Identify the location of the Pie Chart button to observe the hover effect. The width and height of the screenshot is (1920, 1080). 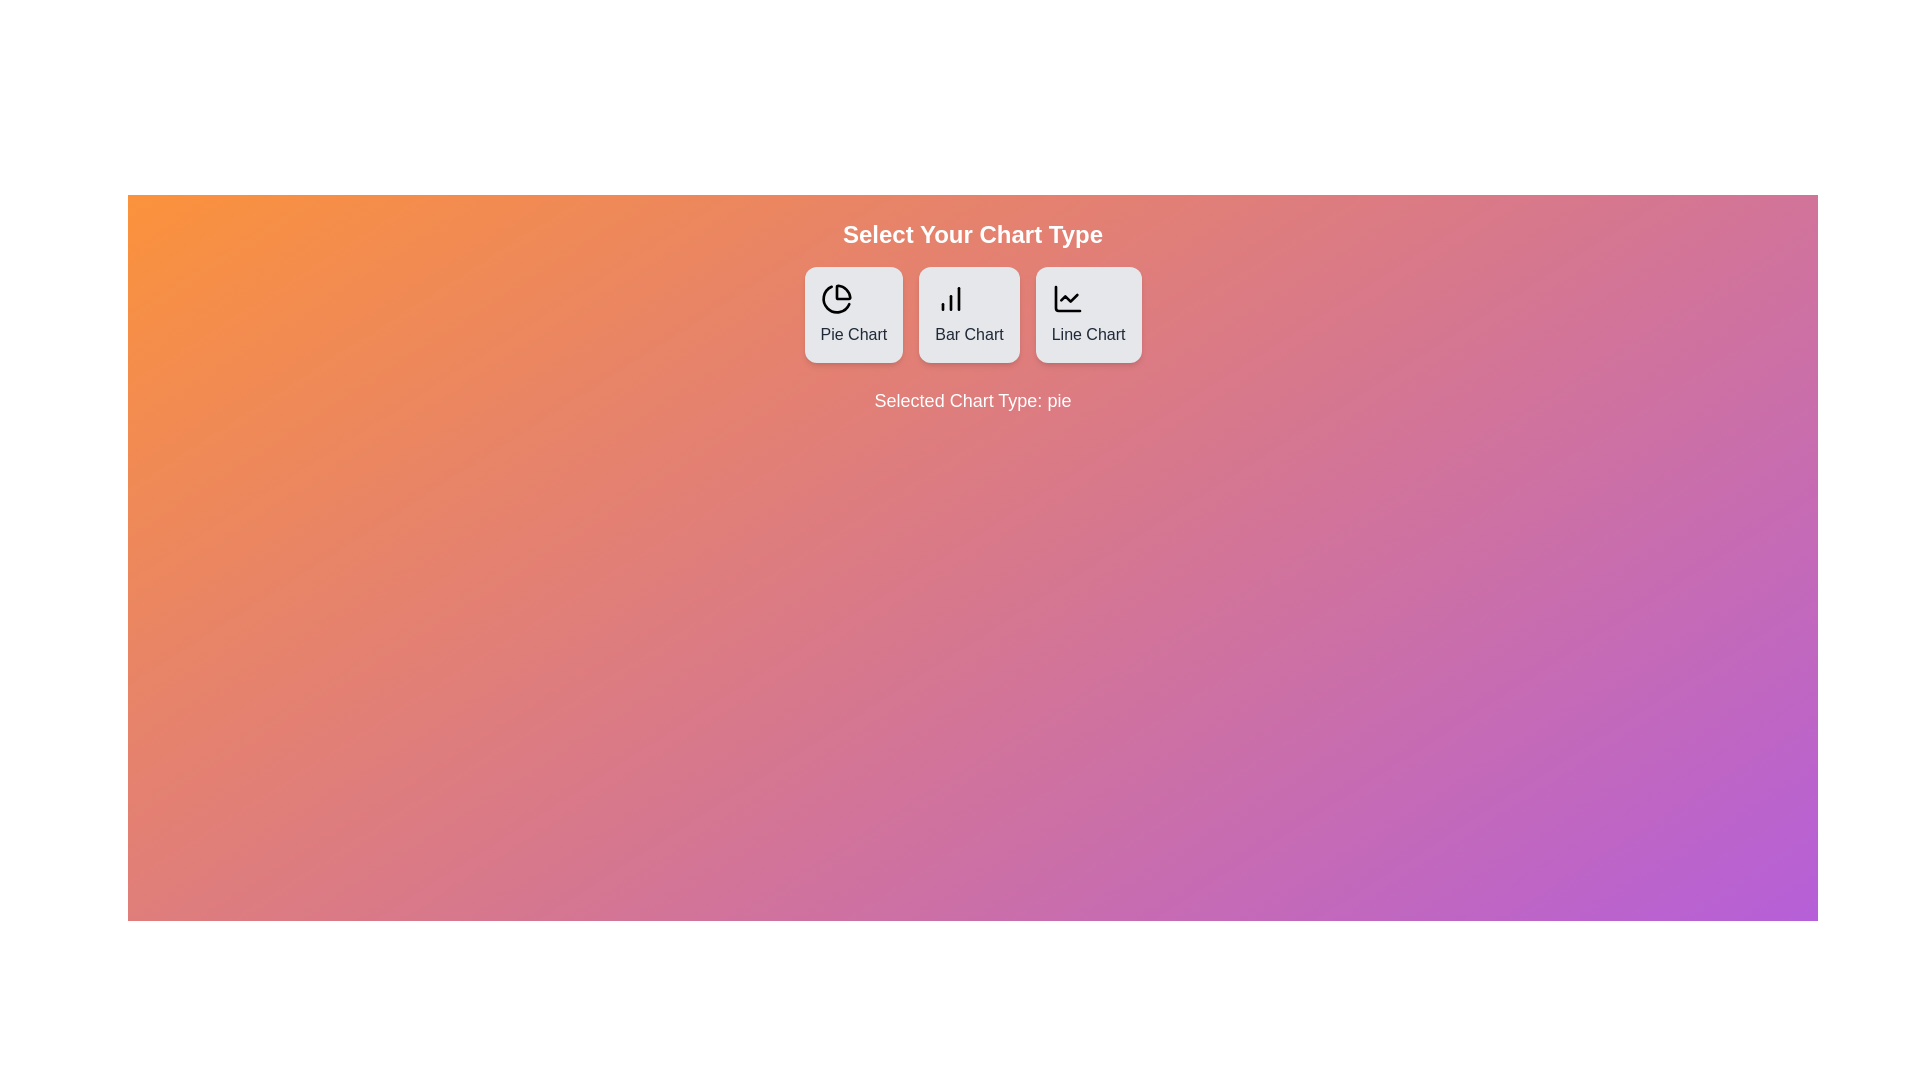
(853, 315).